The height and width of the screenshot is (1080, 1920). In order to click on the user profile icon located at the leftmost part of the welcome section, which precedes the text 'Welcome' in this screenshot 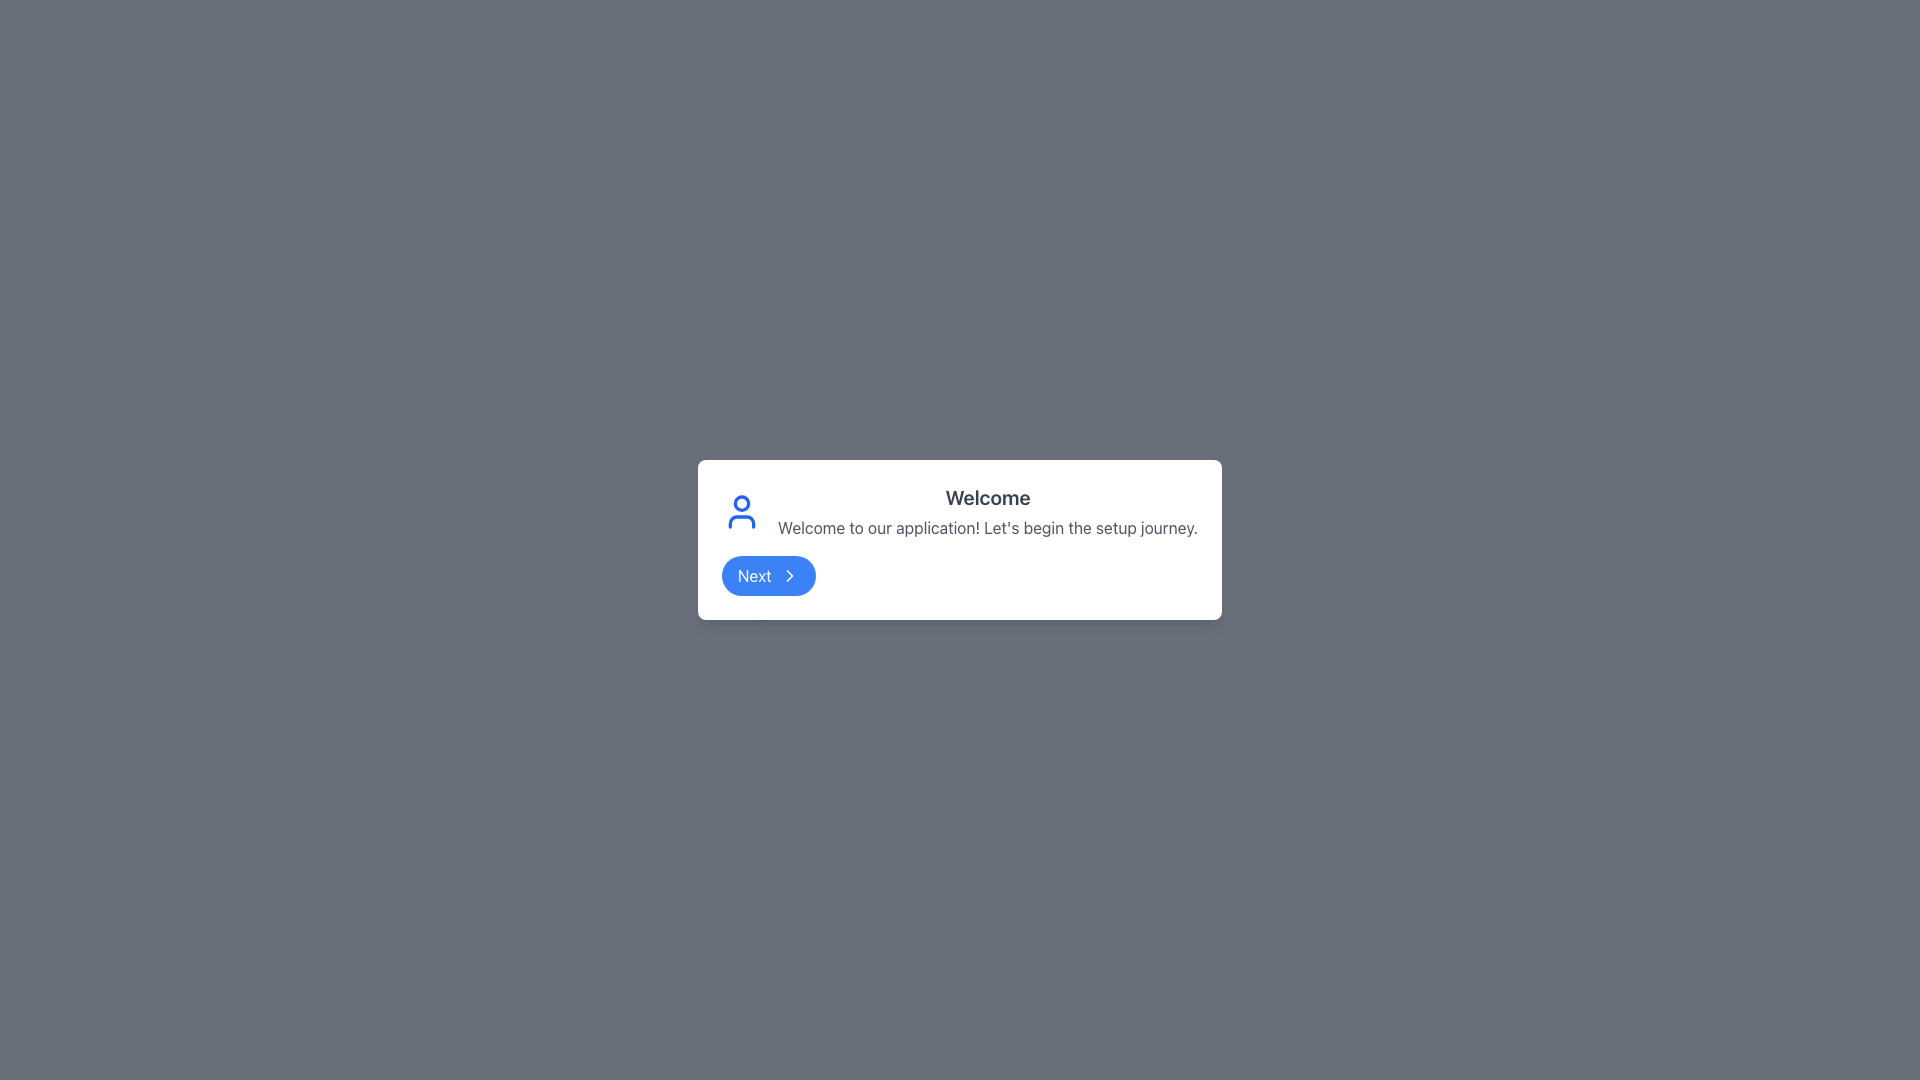, I will do `click(740, 511)`.